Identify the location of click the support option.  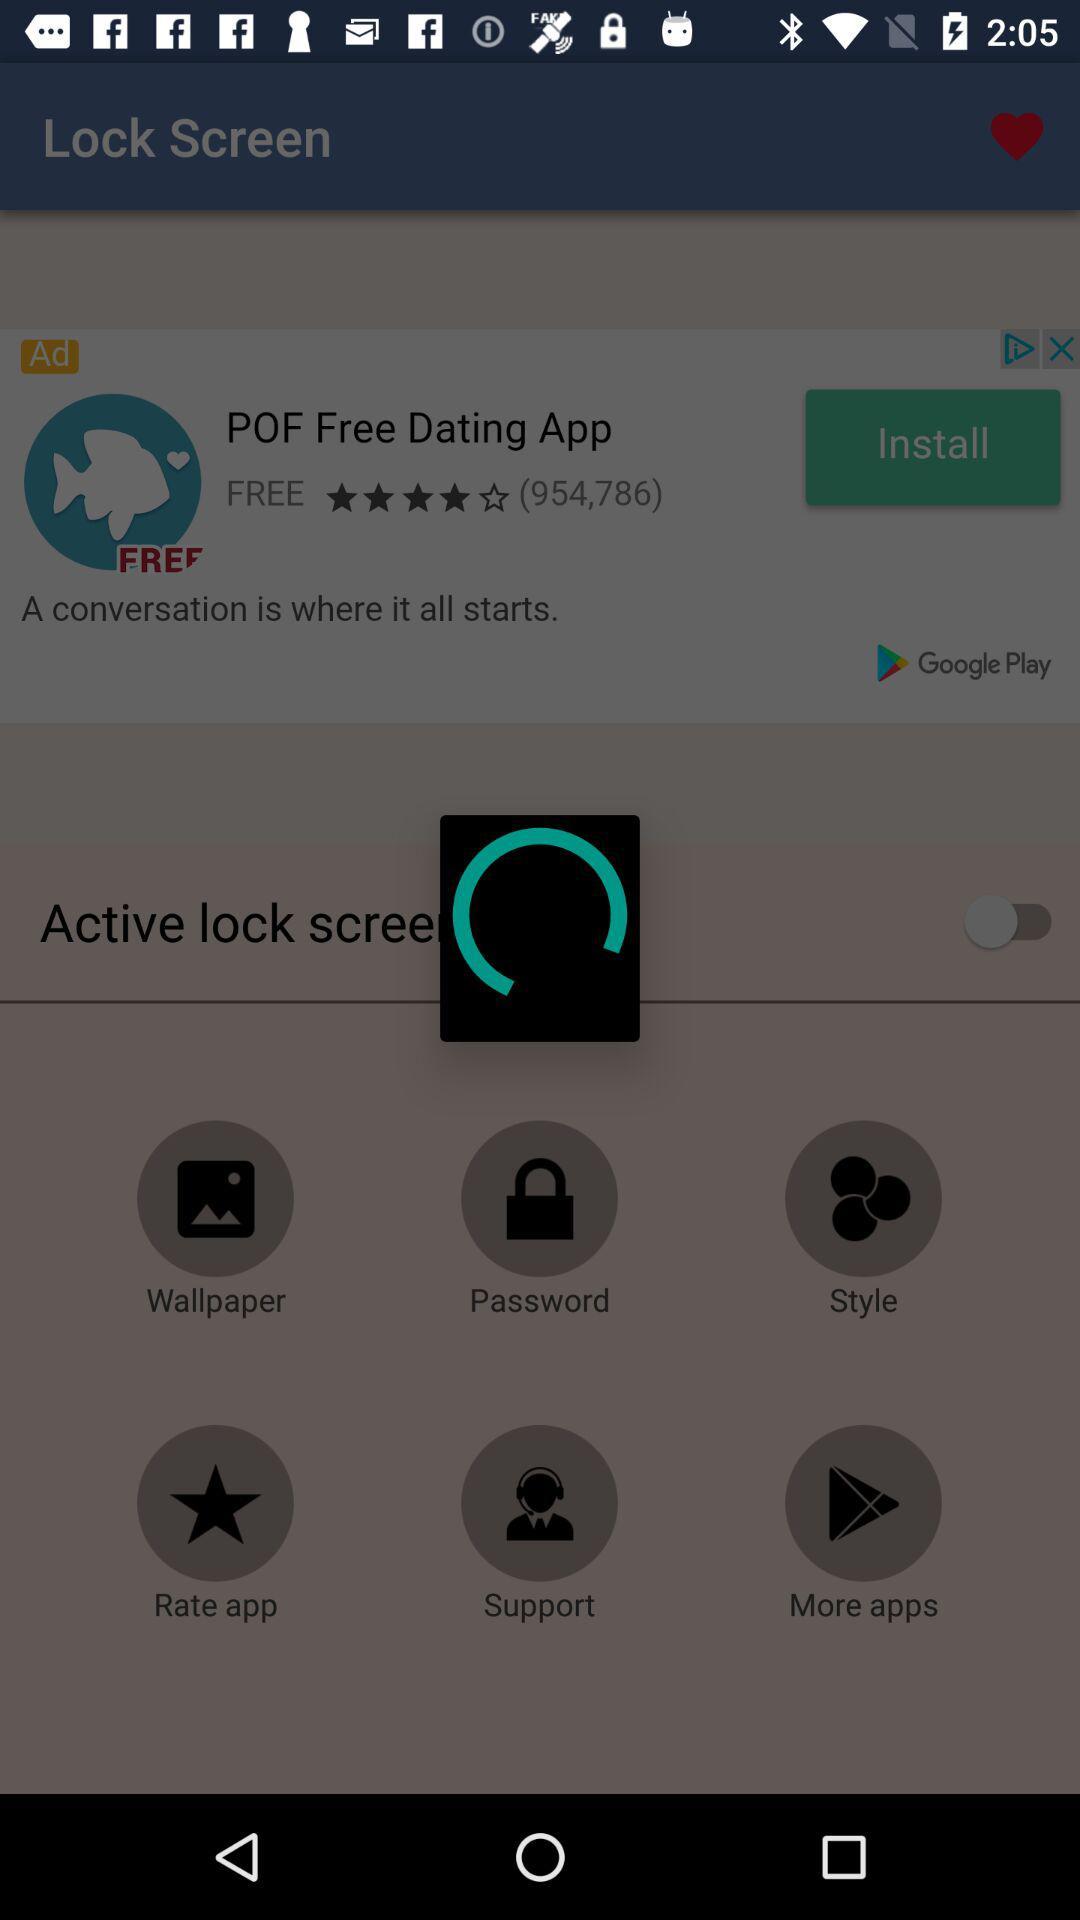
(540, 1503).